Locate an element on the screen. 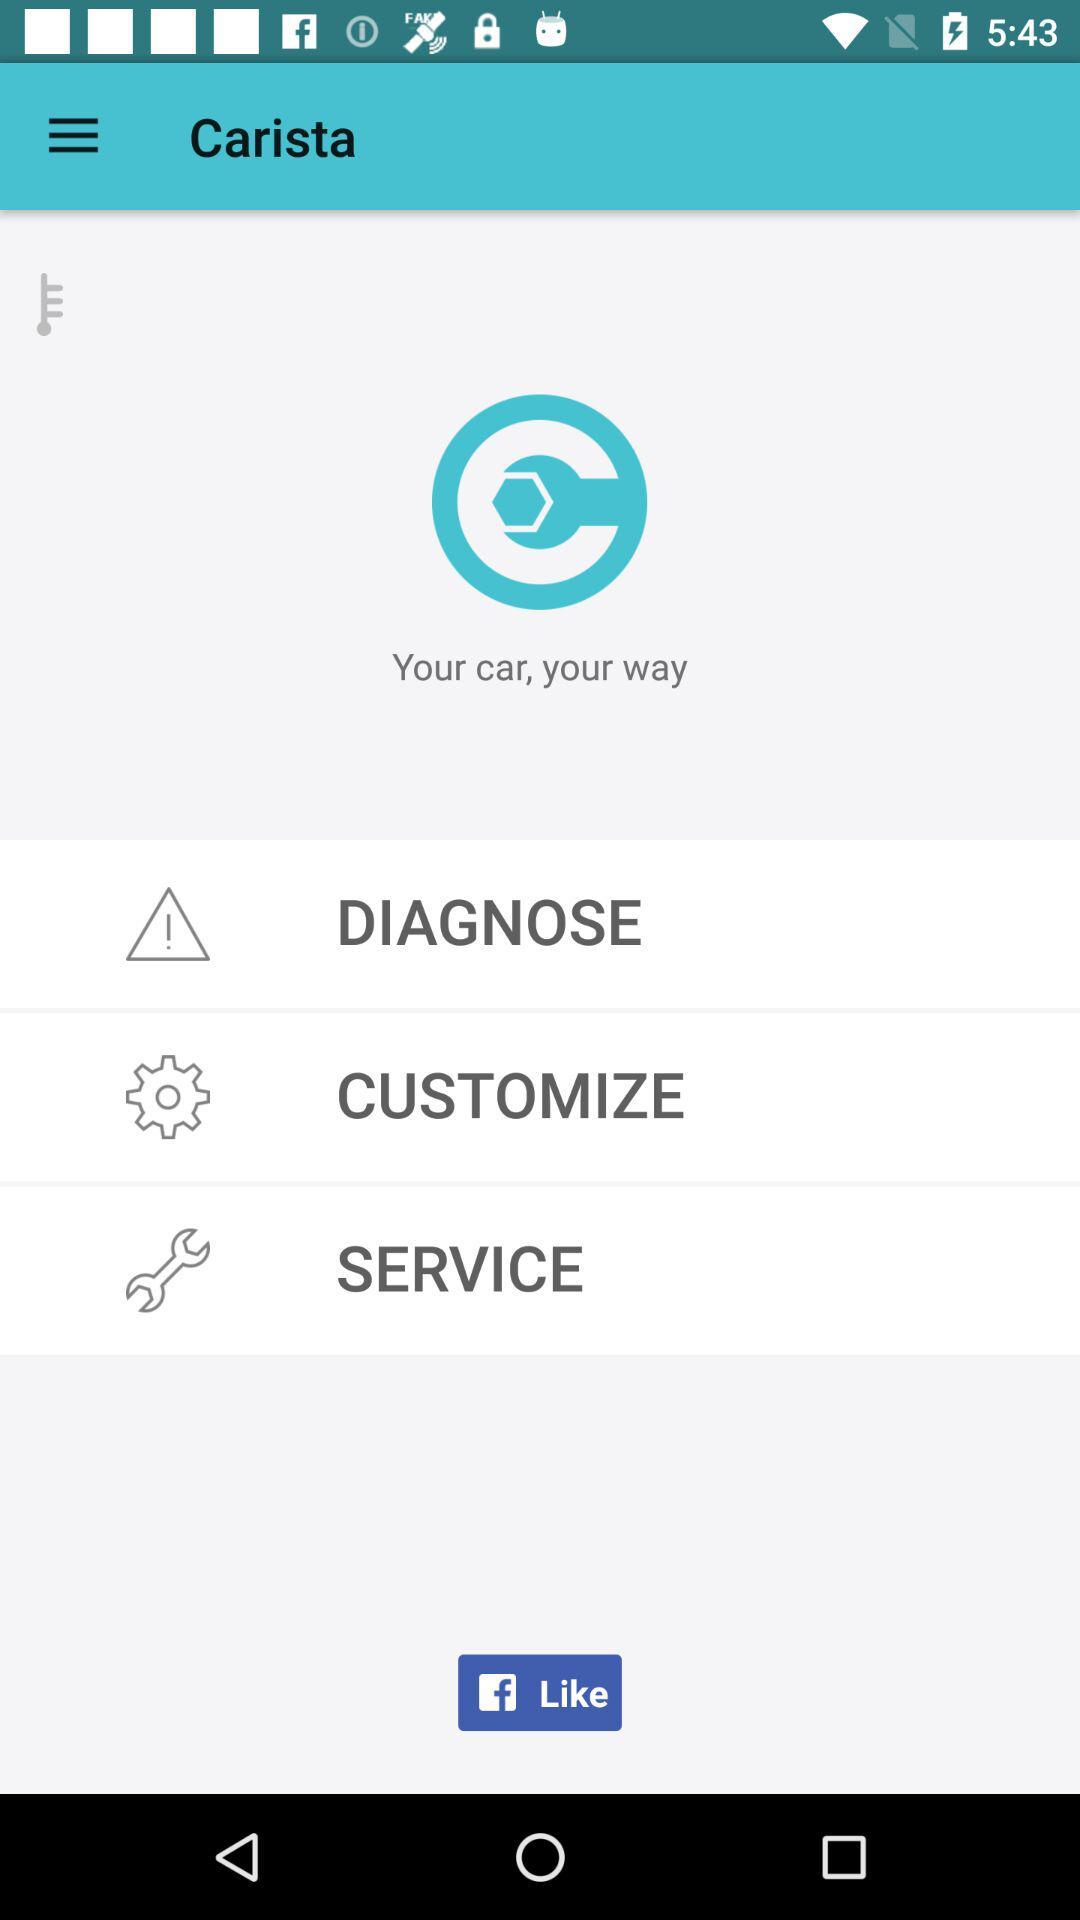 The width and height of the screenshot is (1080, 1920). the item to the left of carista is located at coordinates (72, 135).